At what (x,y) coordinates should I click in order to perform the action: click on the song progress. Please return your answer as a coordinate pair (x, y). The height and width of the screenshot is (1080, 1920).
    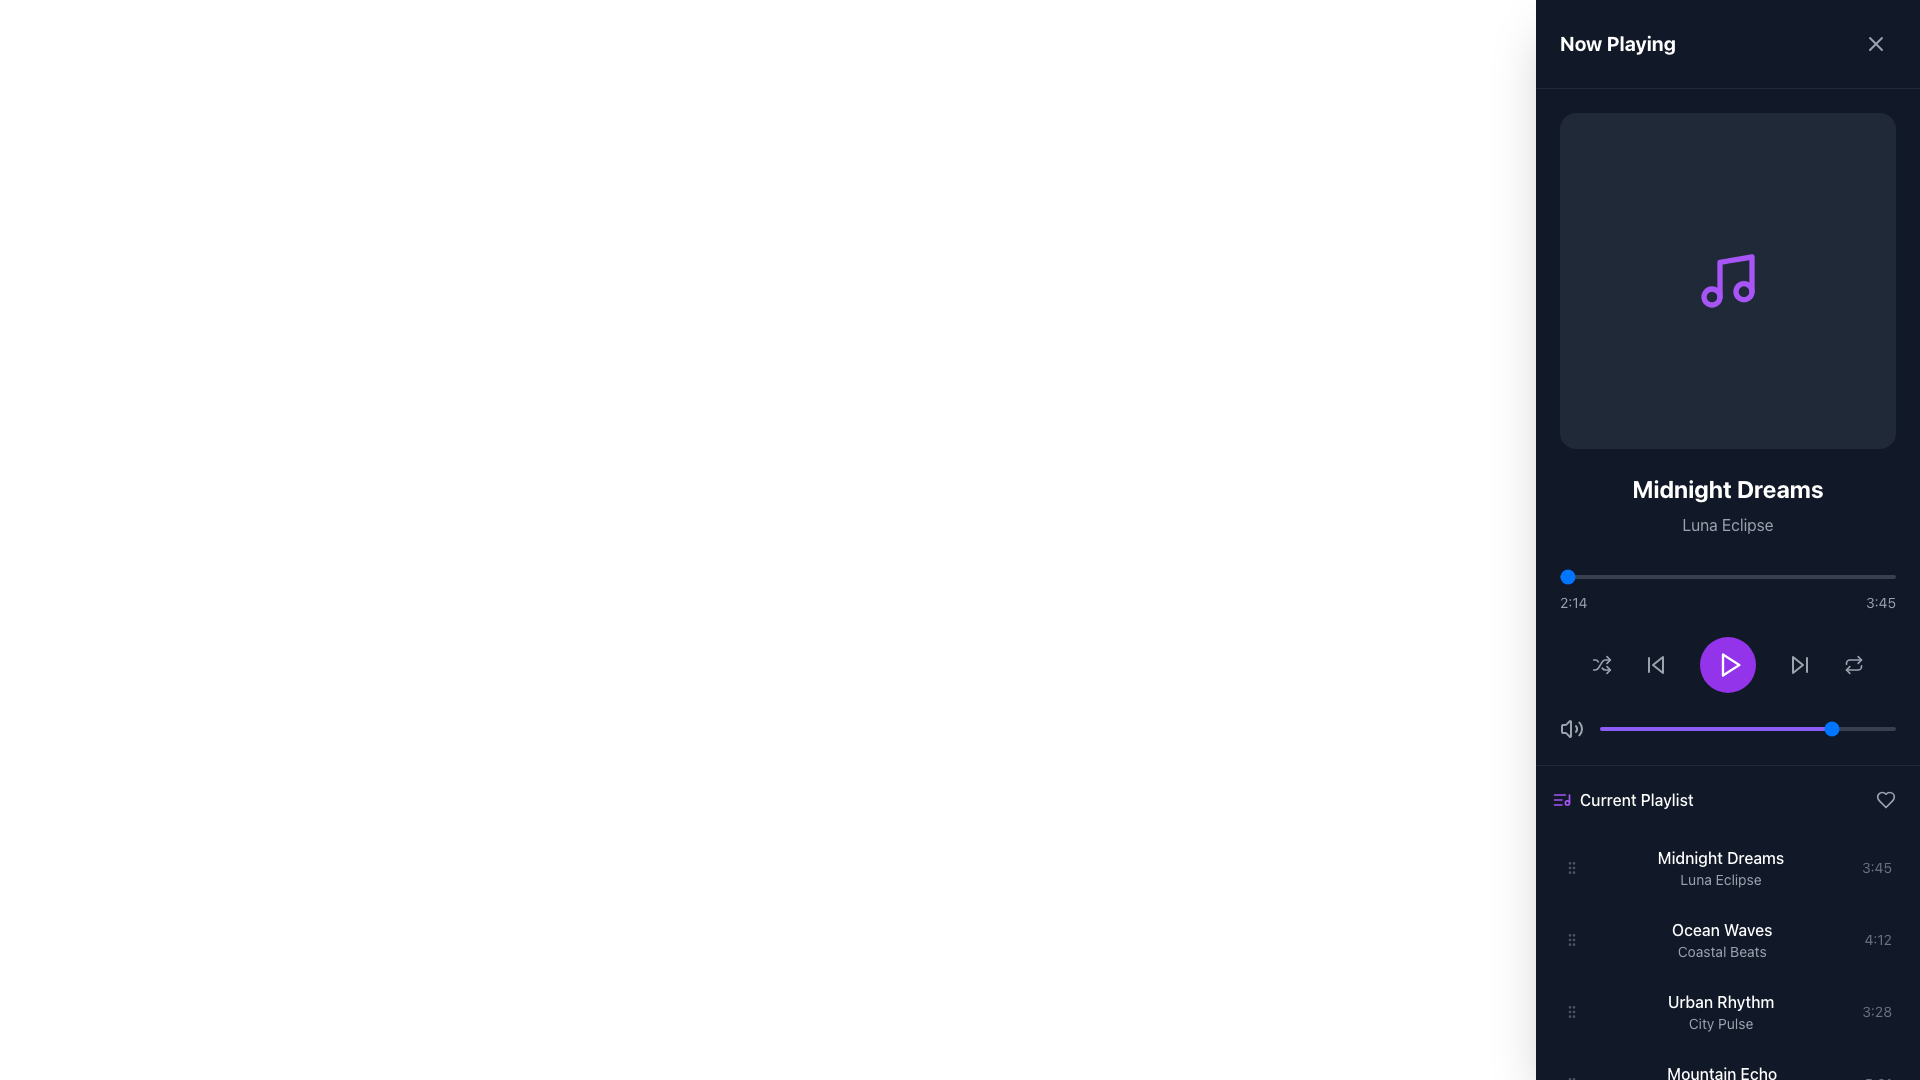
    Looking at the image, I should click on (1844, 577).